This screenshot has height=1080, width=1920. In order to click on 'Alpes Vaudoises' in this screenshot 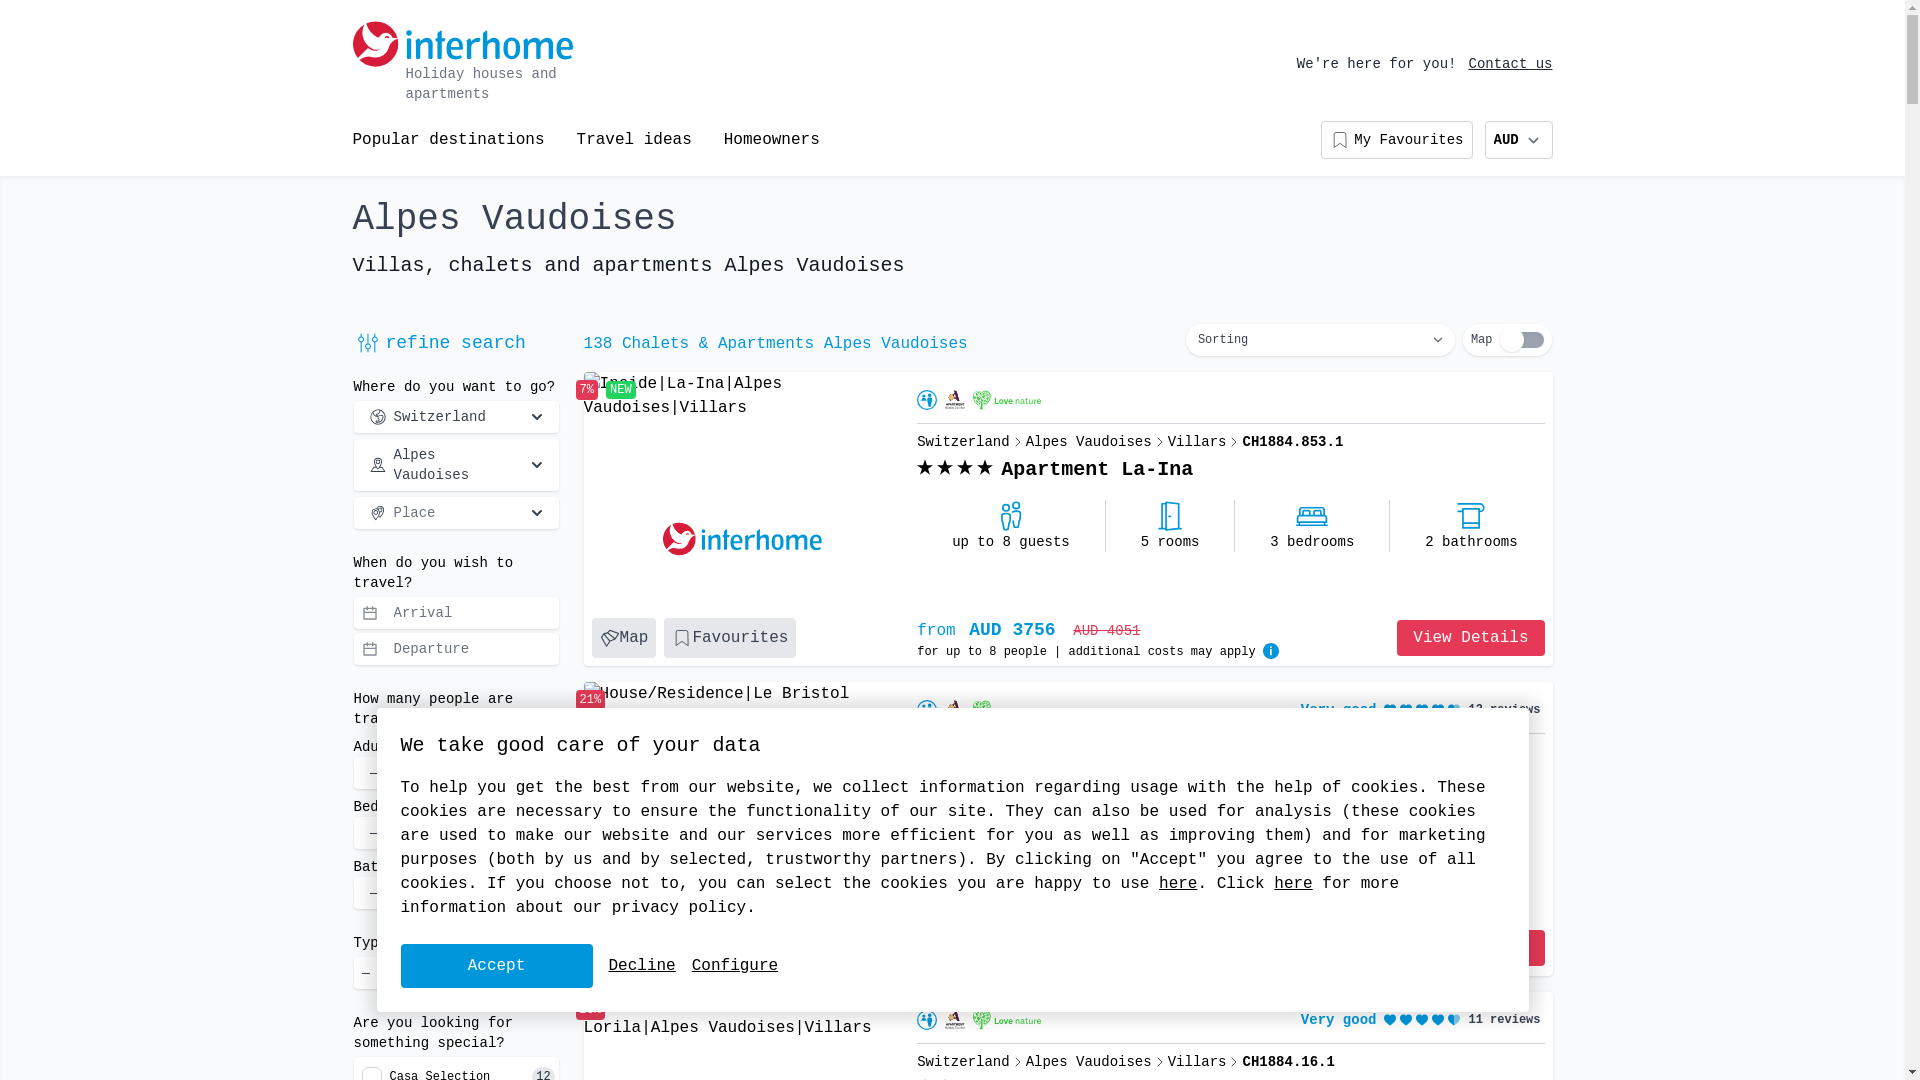, I will do `click(354, 465)`.